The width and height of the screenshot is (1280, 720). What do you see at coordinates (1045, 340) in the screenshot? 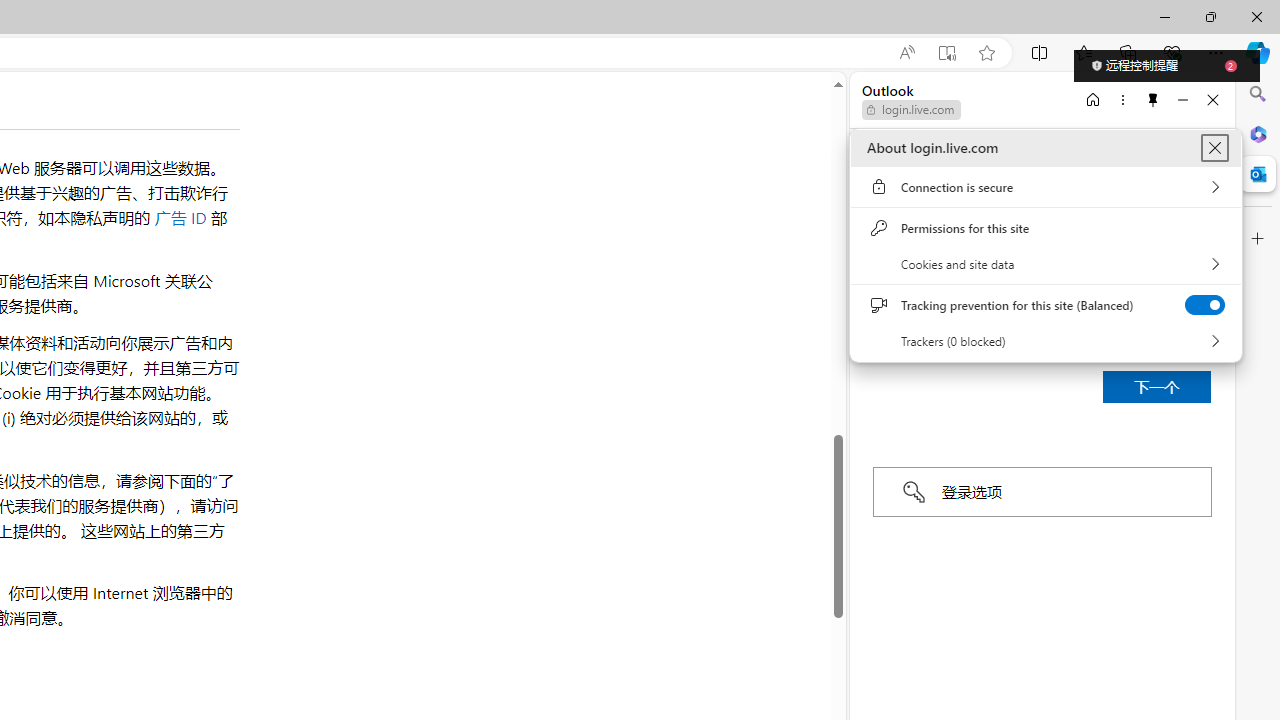
I see `'Trackers (0 blocked)'` at bounding box center [1045, 340].